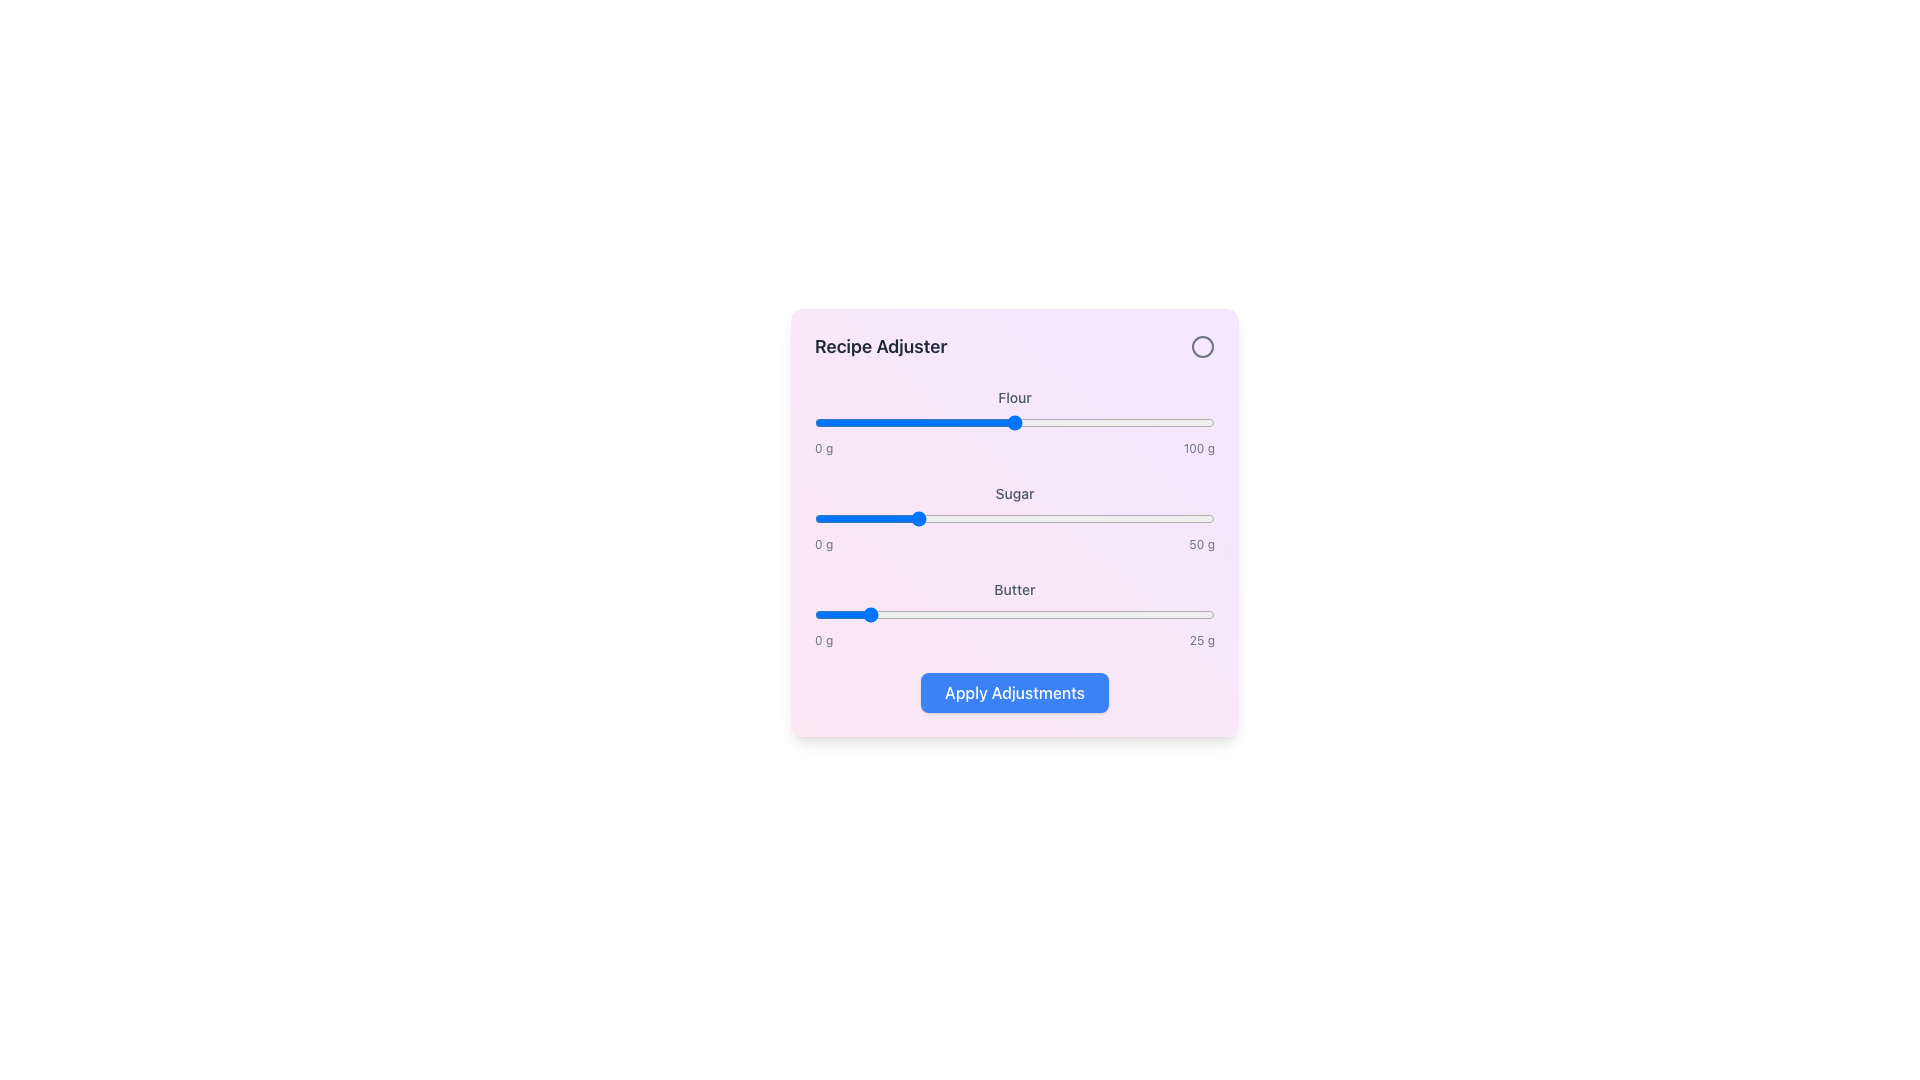 The height and width of the screenshot is (1080, 1920). What do you see at coordinates (906, 422) in the screenshot?
I see `the flour amount` at bounding box center [906, 422].